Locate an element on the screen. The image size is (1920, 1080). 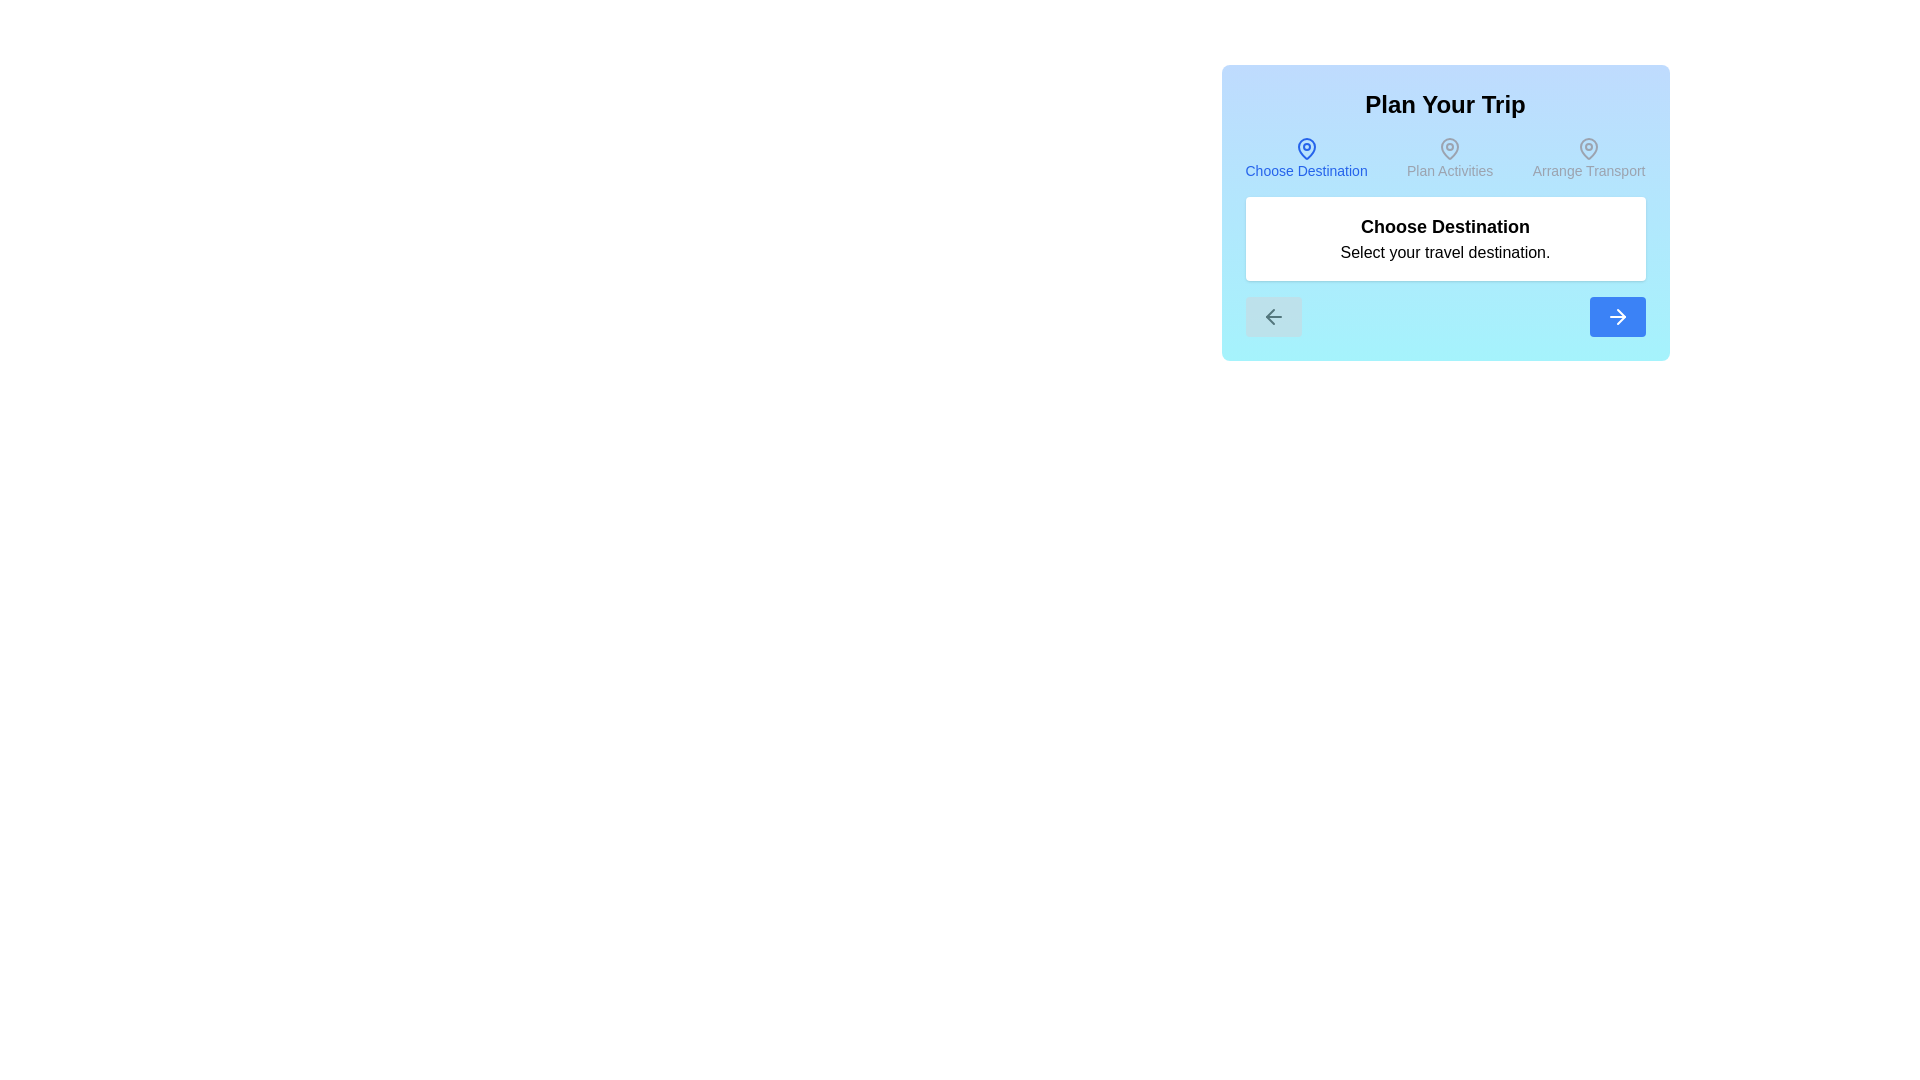
the step indicator corresponding to Plan Activities to view its state is located at coordinates (1450, 157).